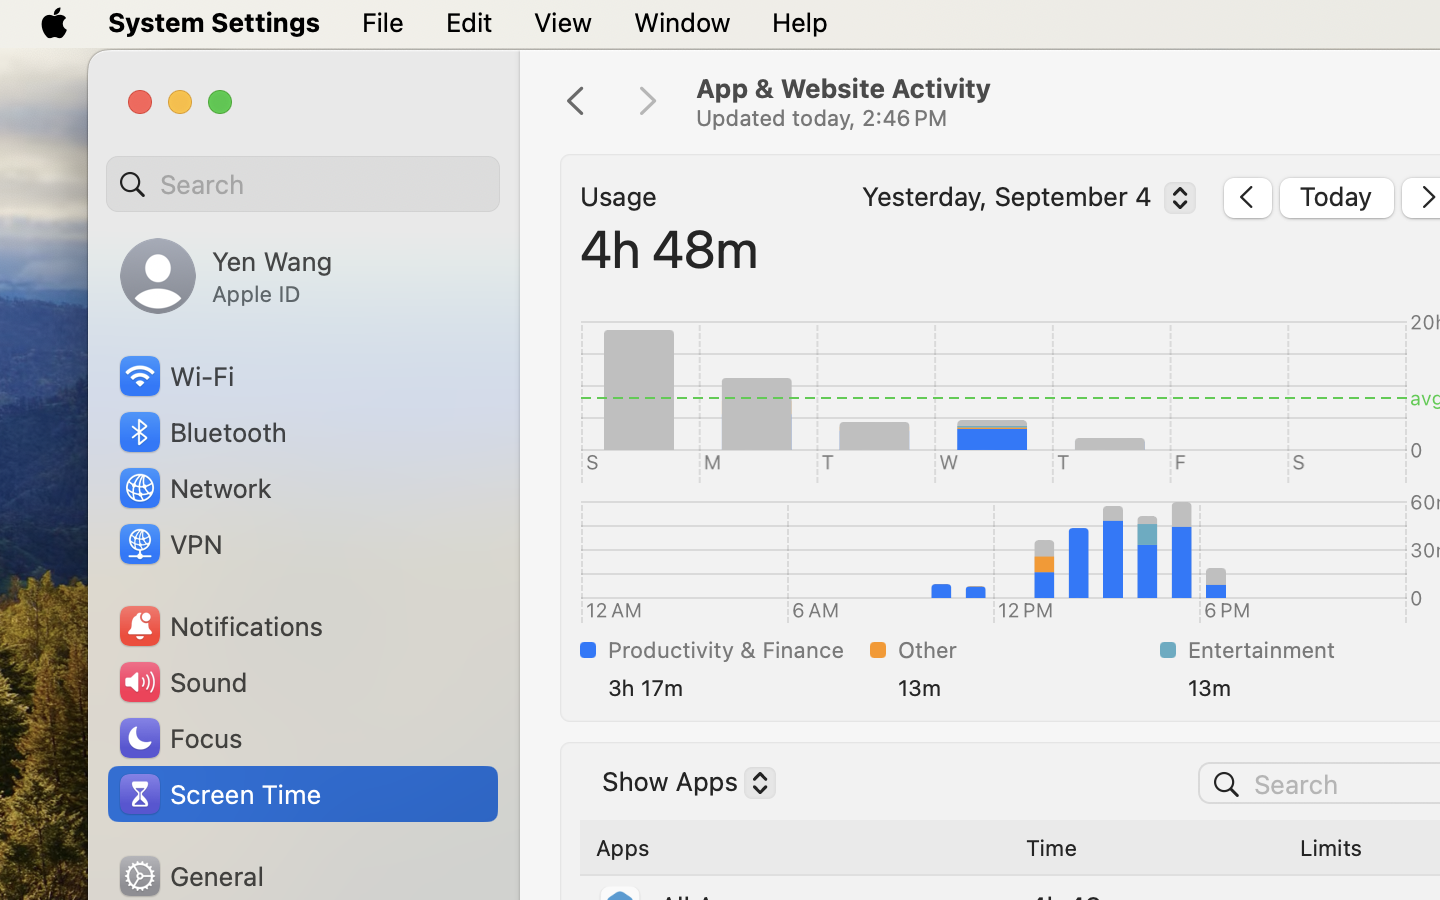 The image size is (1440, 900). Describe the element at coordinates (733, 649) in the screenshot. I see `'Productivity & Finance'` at that location.